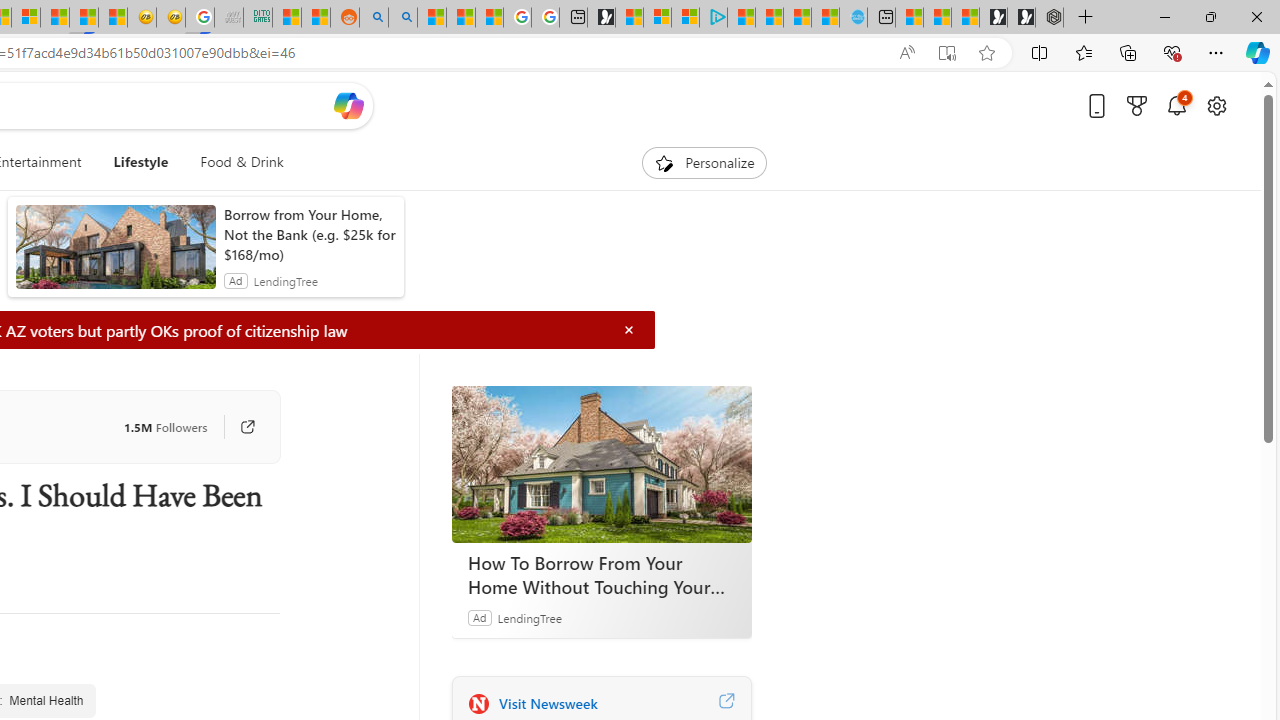  What do you see at coordinates (1021, 17) in the screenshot?
I see `'Play Free Online Games | Games from Microsoft Start'` at bounding box center [1021, 17].